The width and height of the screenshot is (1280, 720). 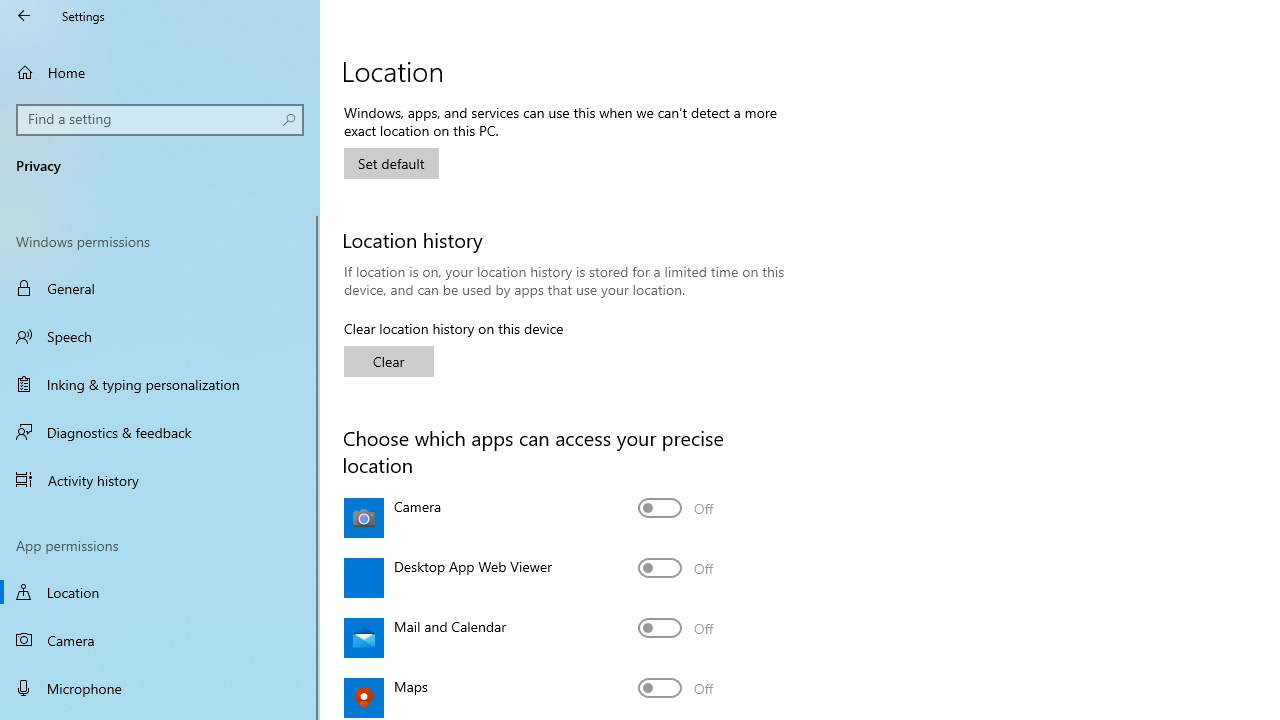 What do you see at coordinates (160, 479) in the screenshot?
I see `'Activity history'` at bounding box center [160, 479].